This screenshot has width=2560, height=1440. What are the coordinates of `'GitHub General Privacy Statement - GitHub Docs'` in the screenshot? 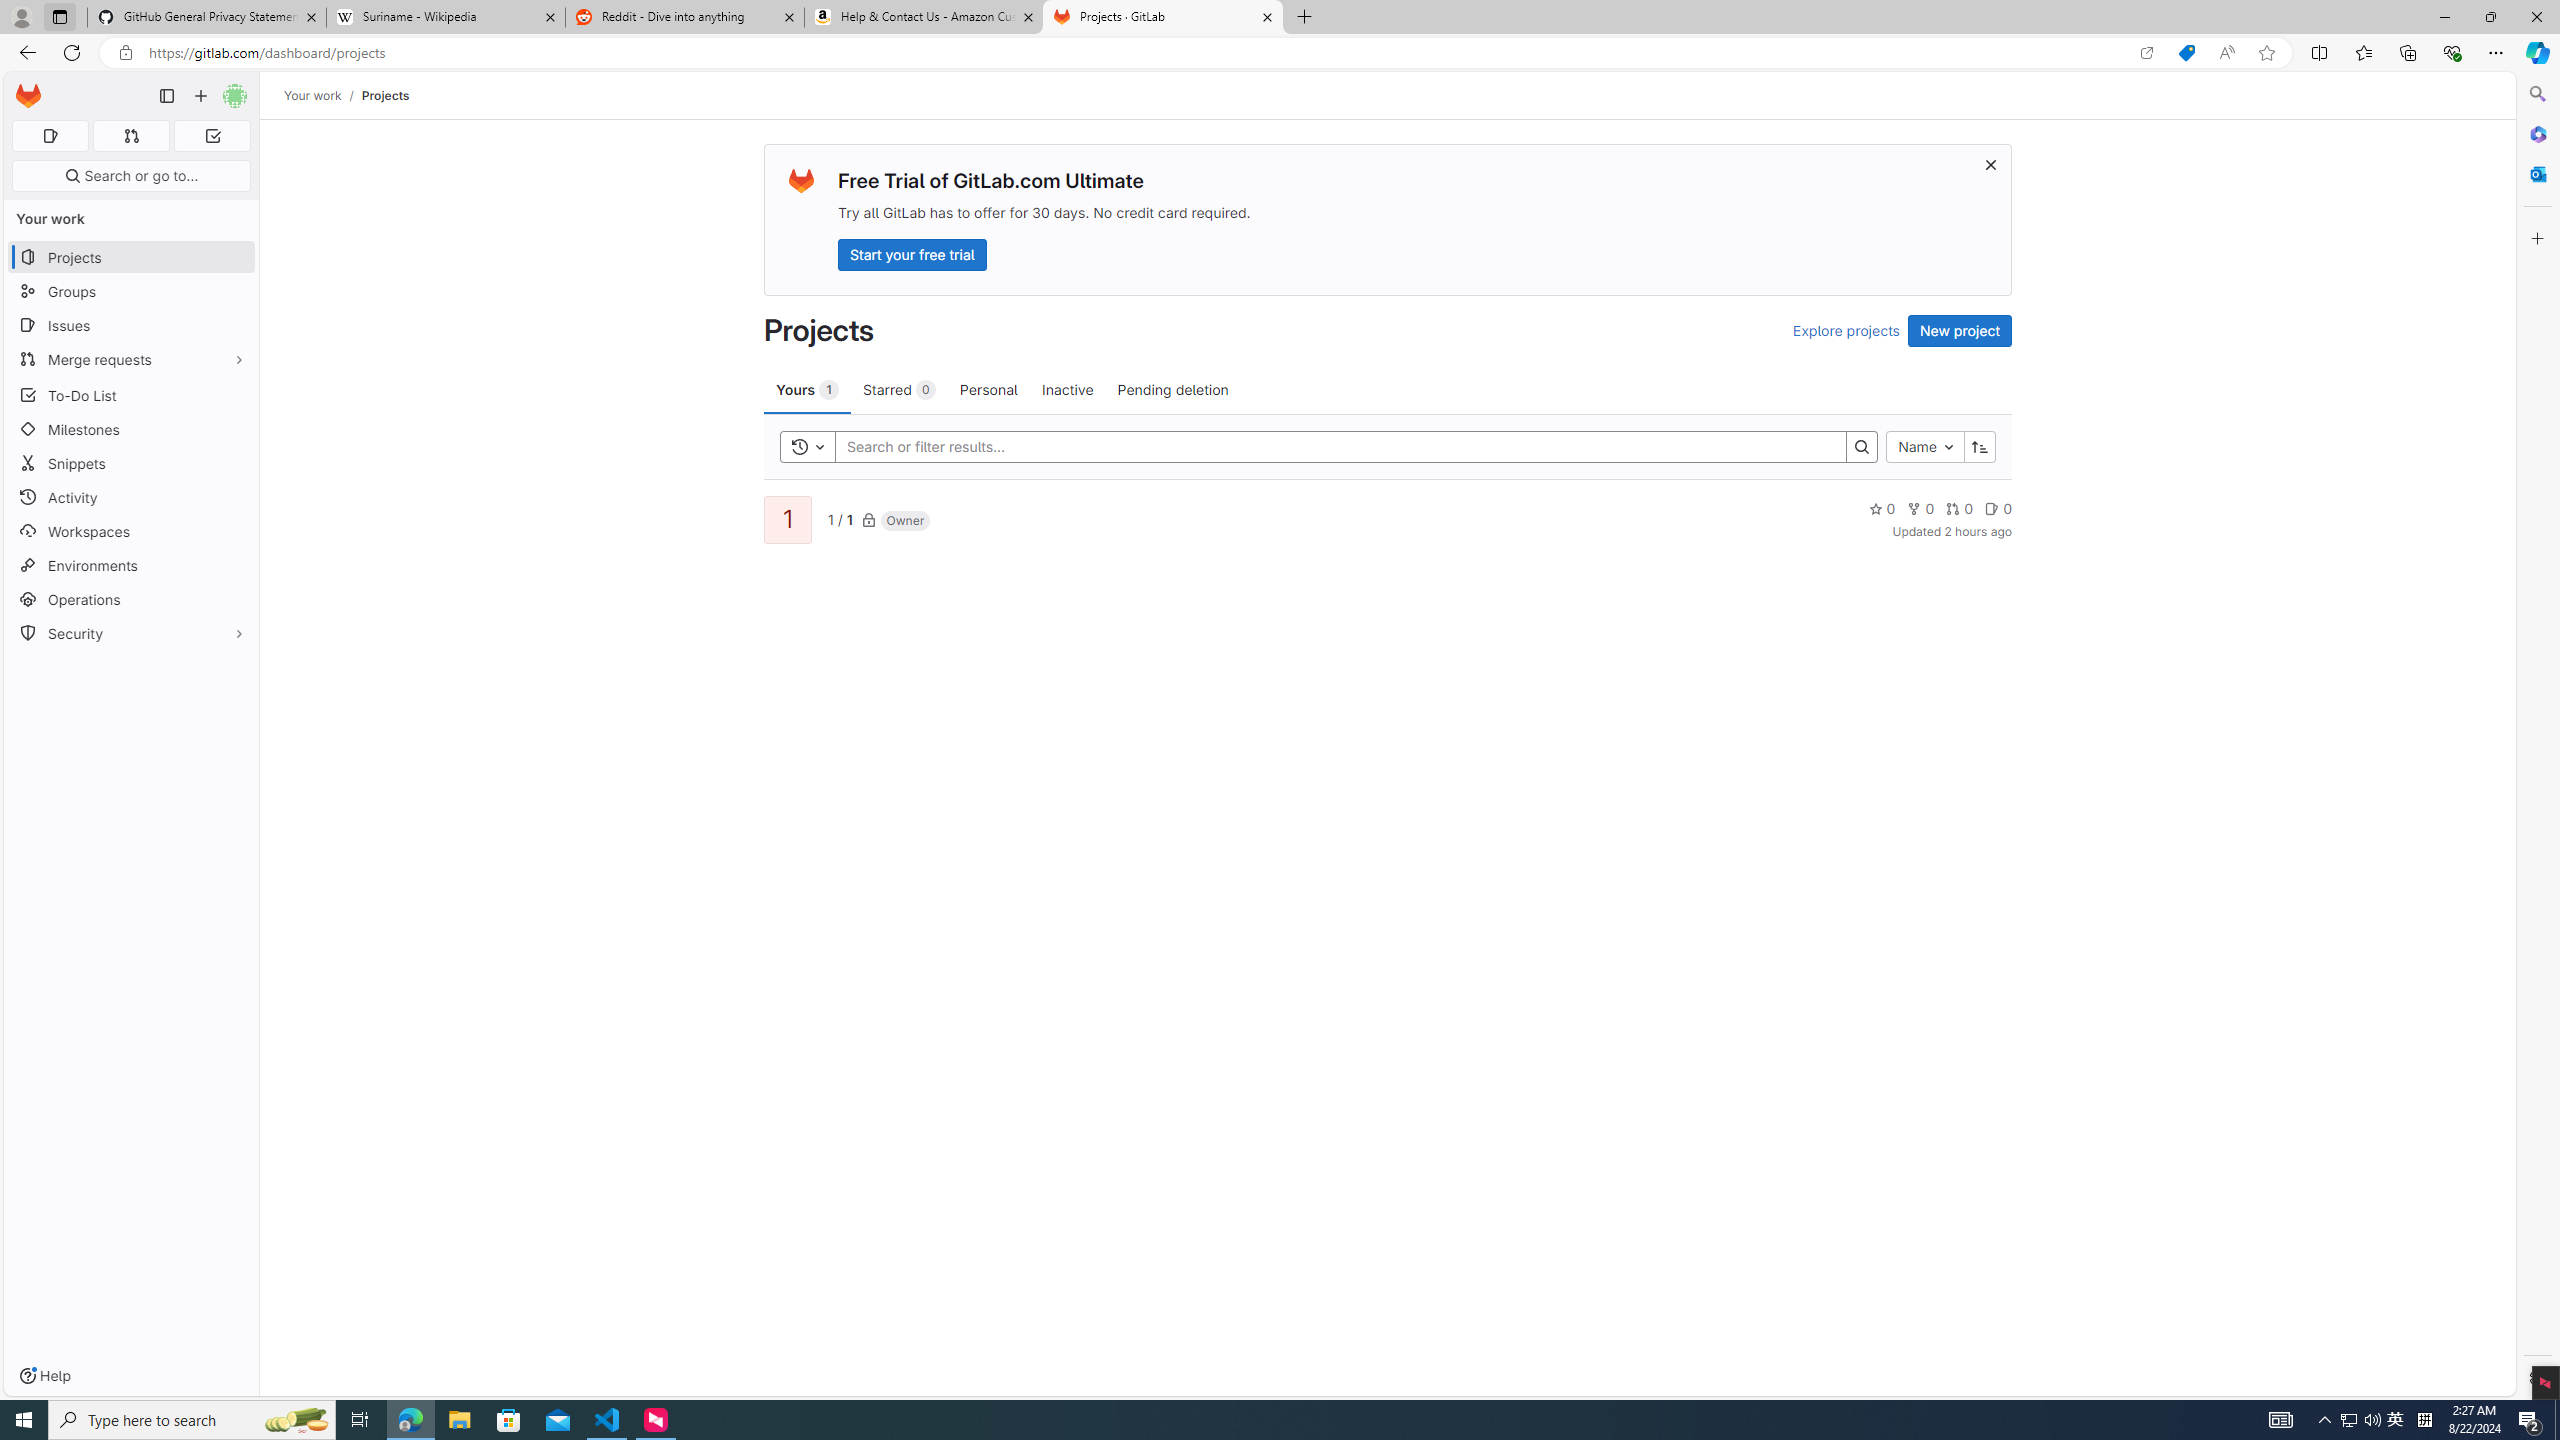 It's located at (207, 16).